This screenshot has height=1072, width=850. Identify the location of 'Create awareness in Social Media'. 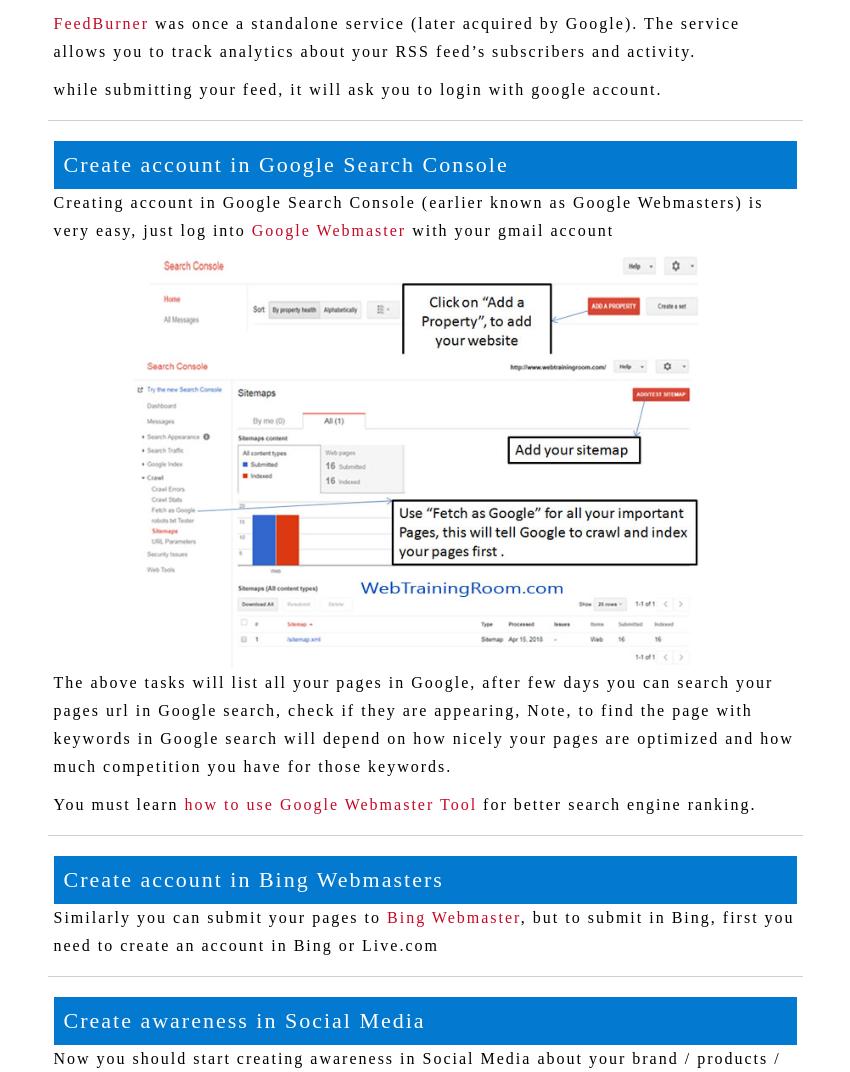
(62, 1020).